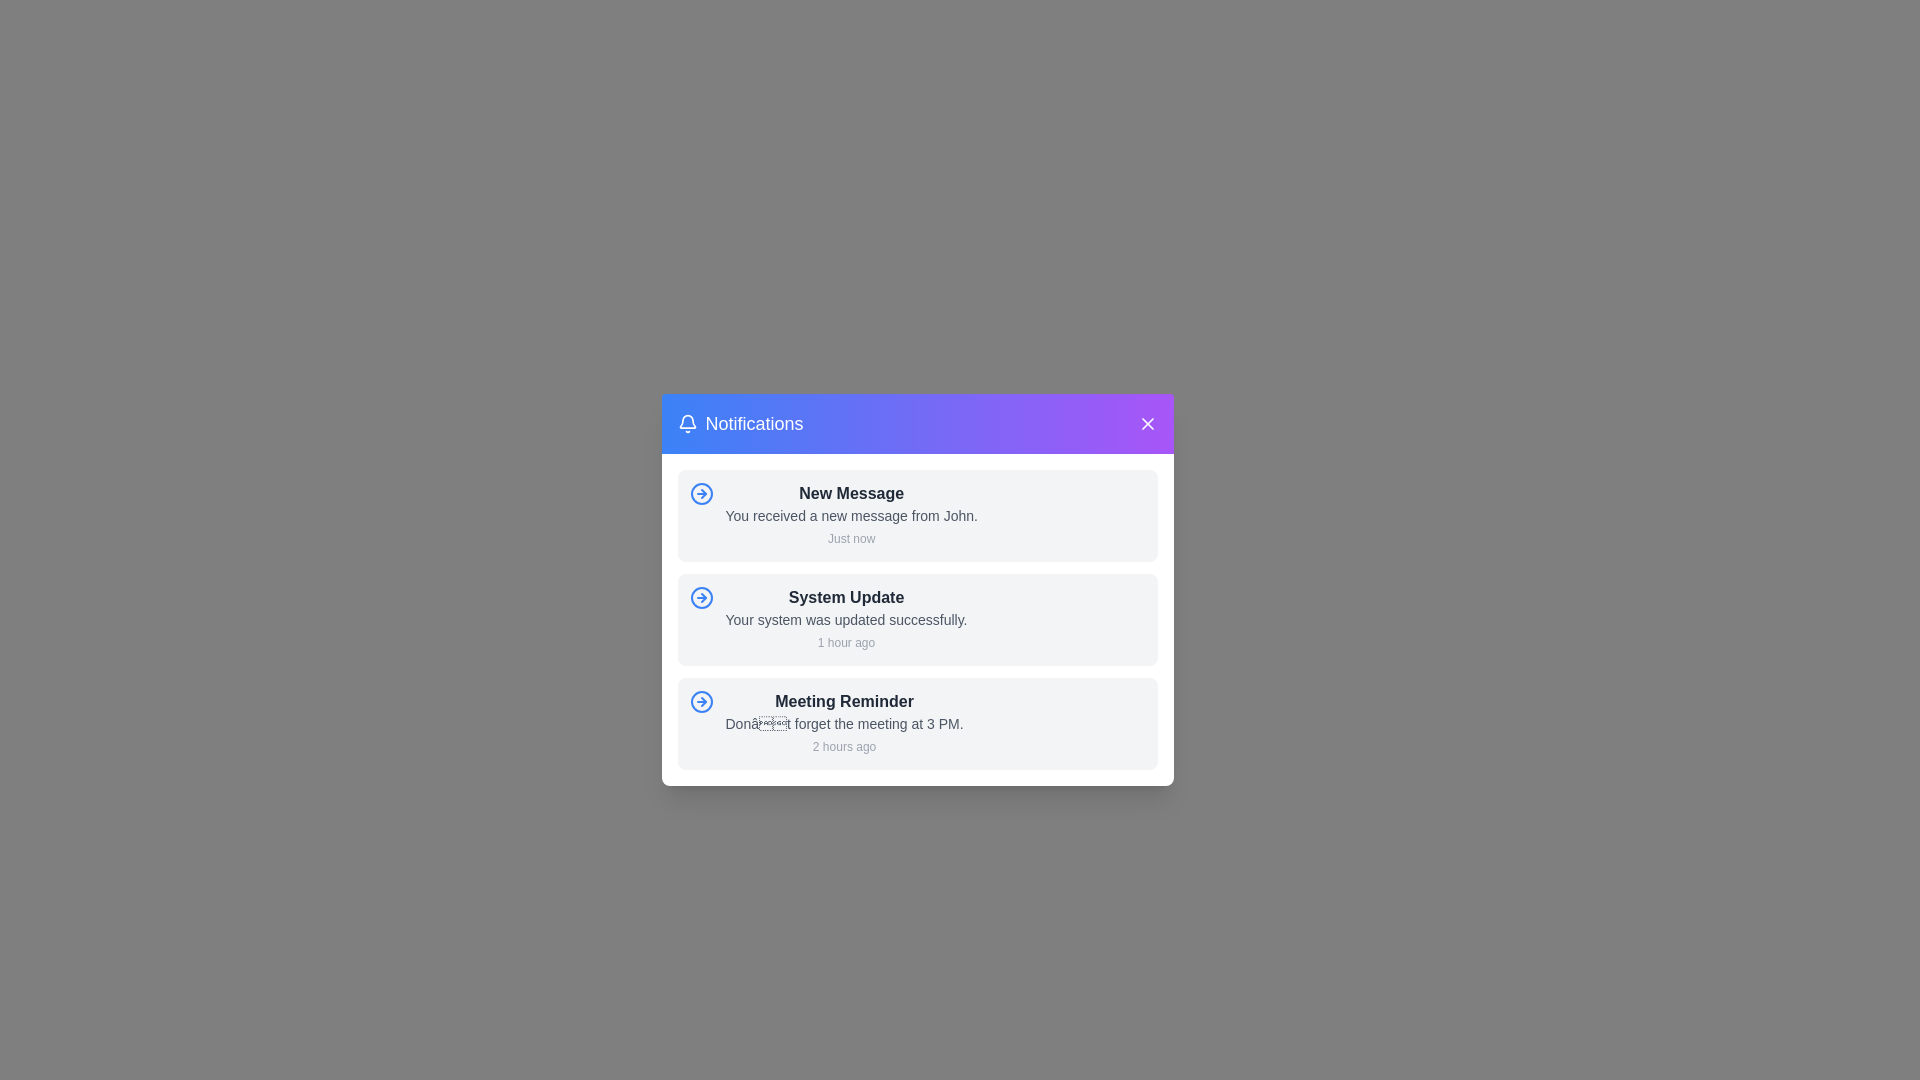 The height and width of the screenshot is (1080, 1920). I want to click on the circular icon with a right-pointing arrow encased in a blue outline located in the 'Meeting Reminder' notification tile, so click(701, 701).